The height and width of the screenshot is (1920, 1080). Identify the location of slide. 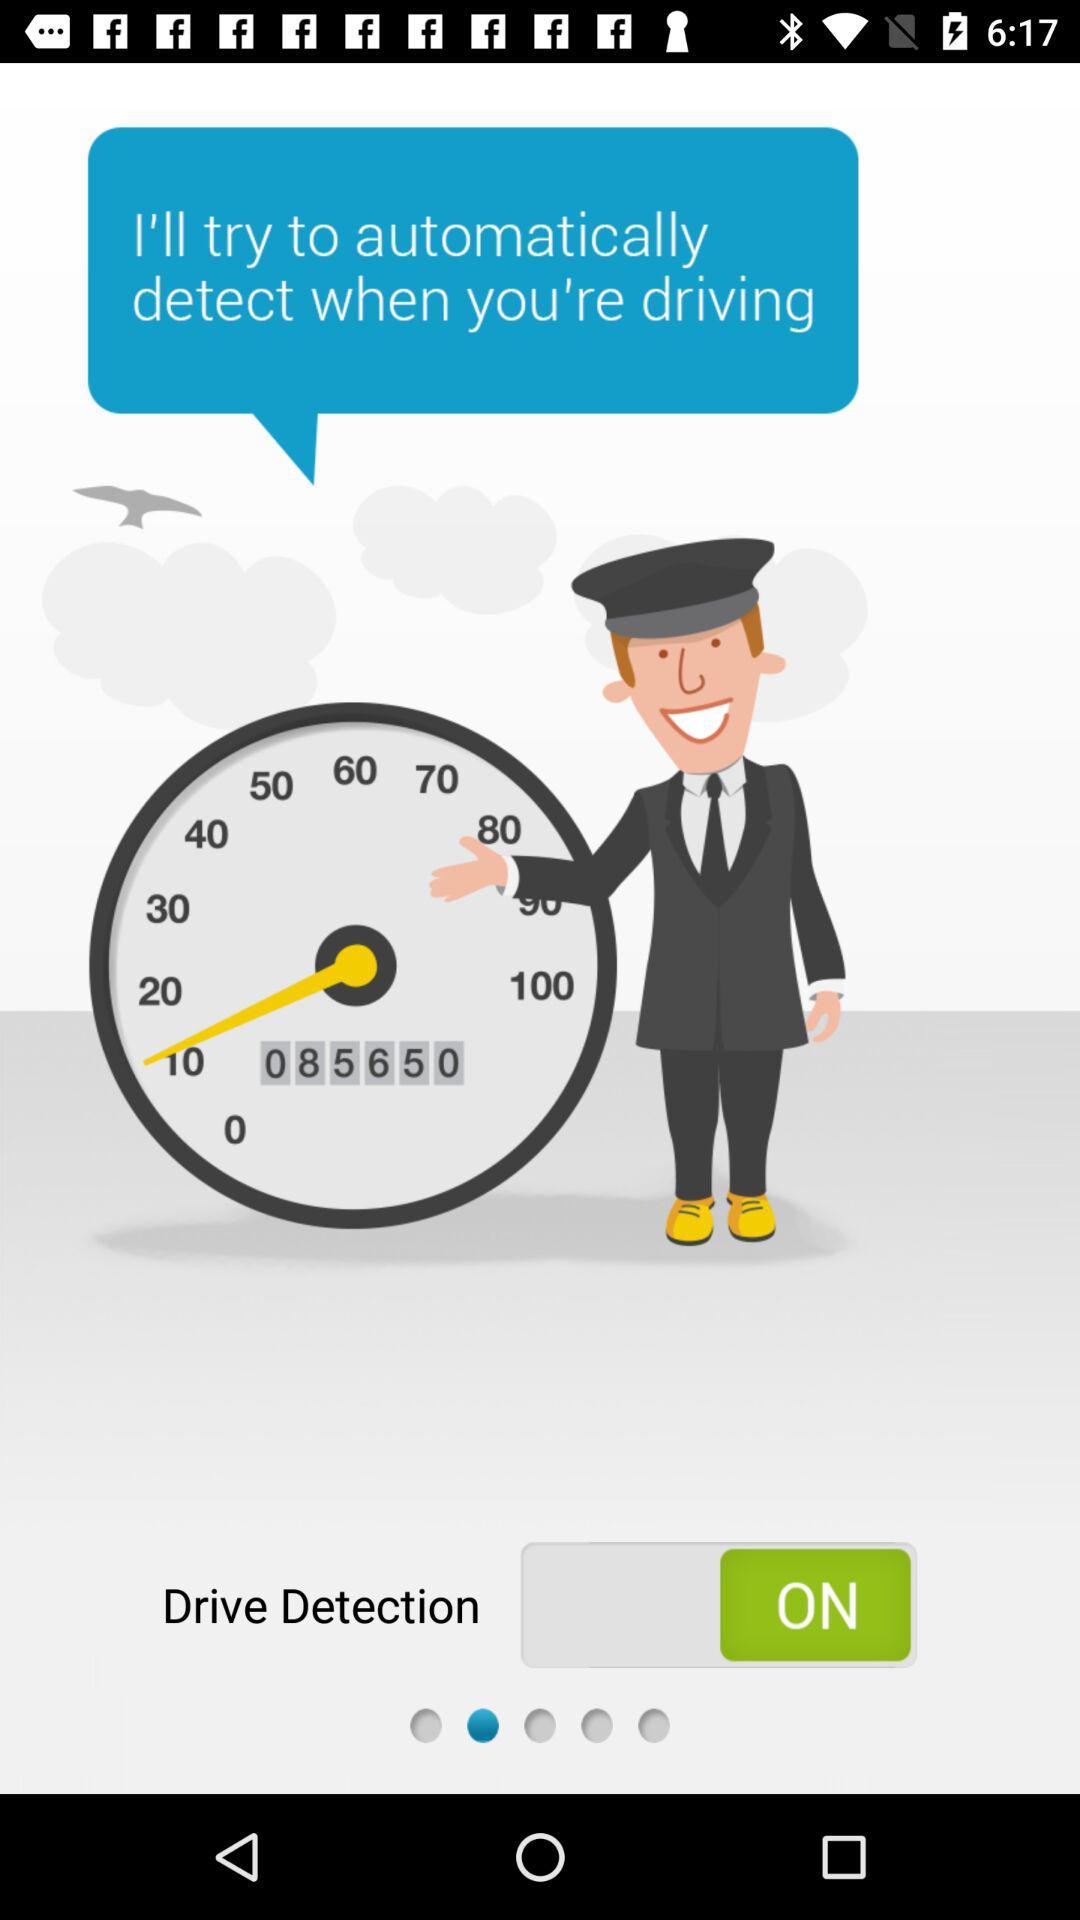
(482, 1724).